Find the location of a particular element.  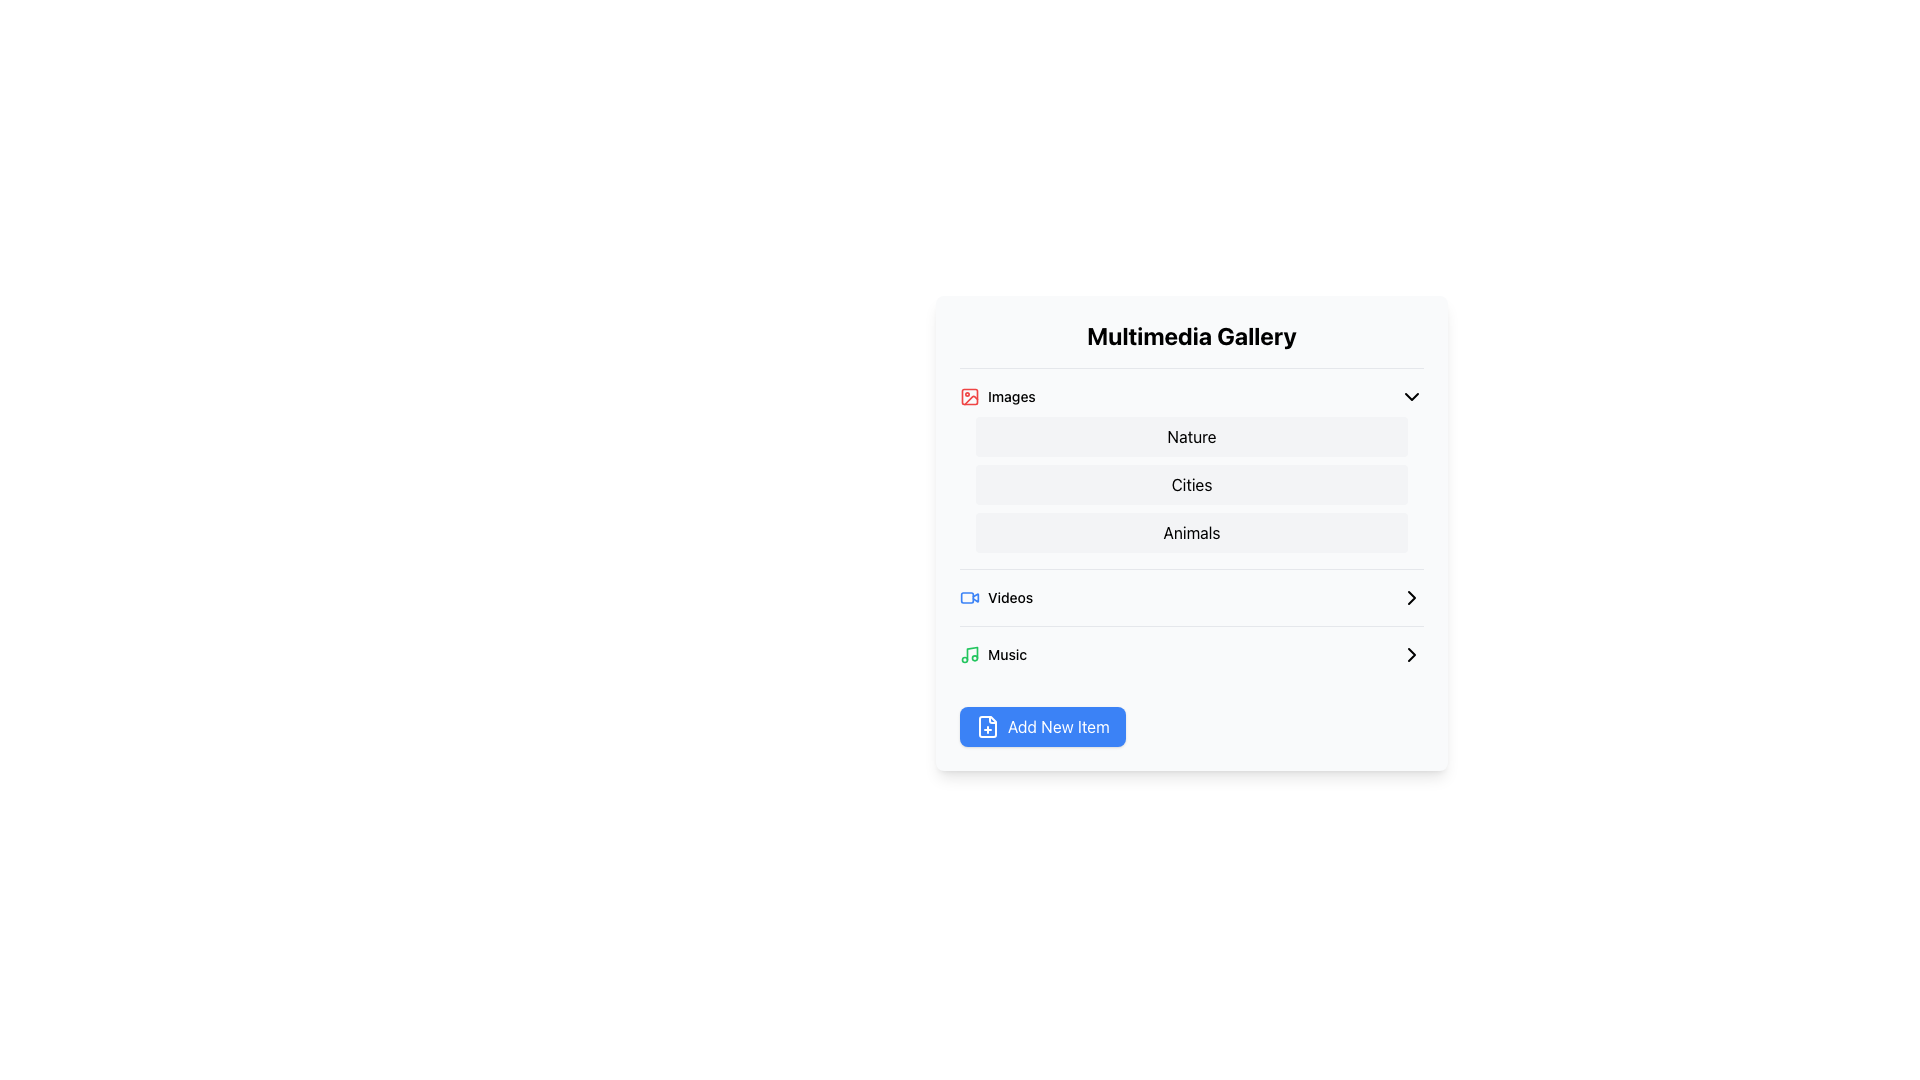

the category rows in the multimedia gallery panel is located at coordinates (1191, 531).